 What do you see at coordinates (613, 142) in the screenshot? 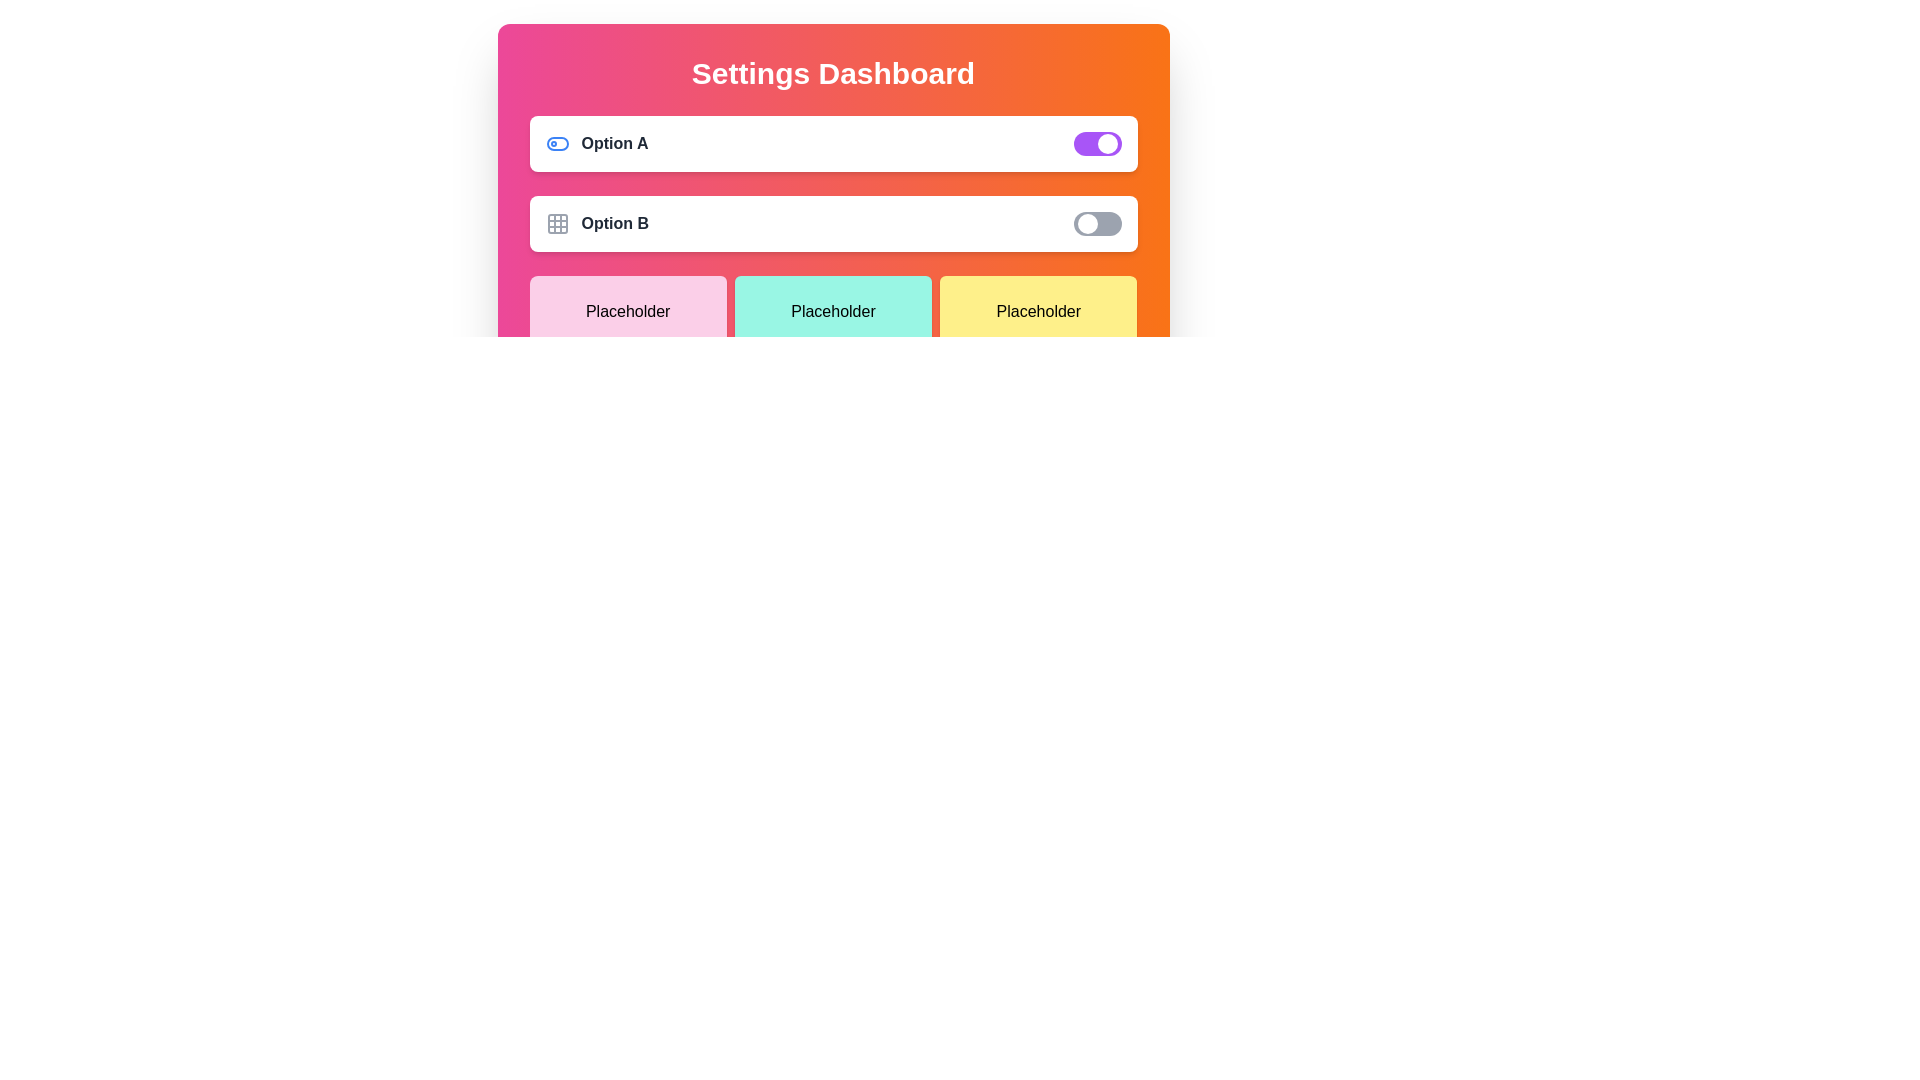
I see `the text label 'Option A' which is styled in bold dark gray and is part of a toggle row, located to the right of a blue toggle icon` at bounding box center [613, 142].